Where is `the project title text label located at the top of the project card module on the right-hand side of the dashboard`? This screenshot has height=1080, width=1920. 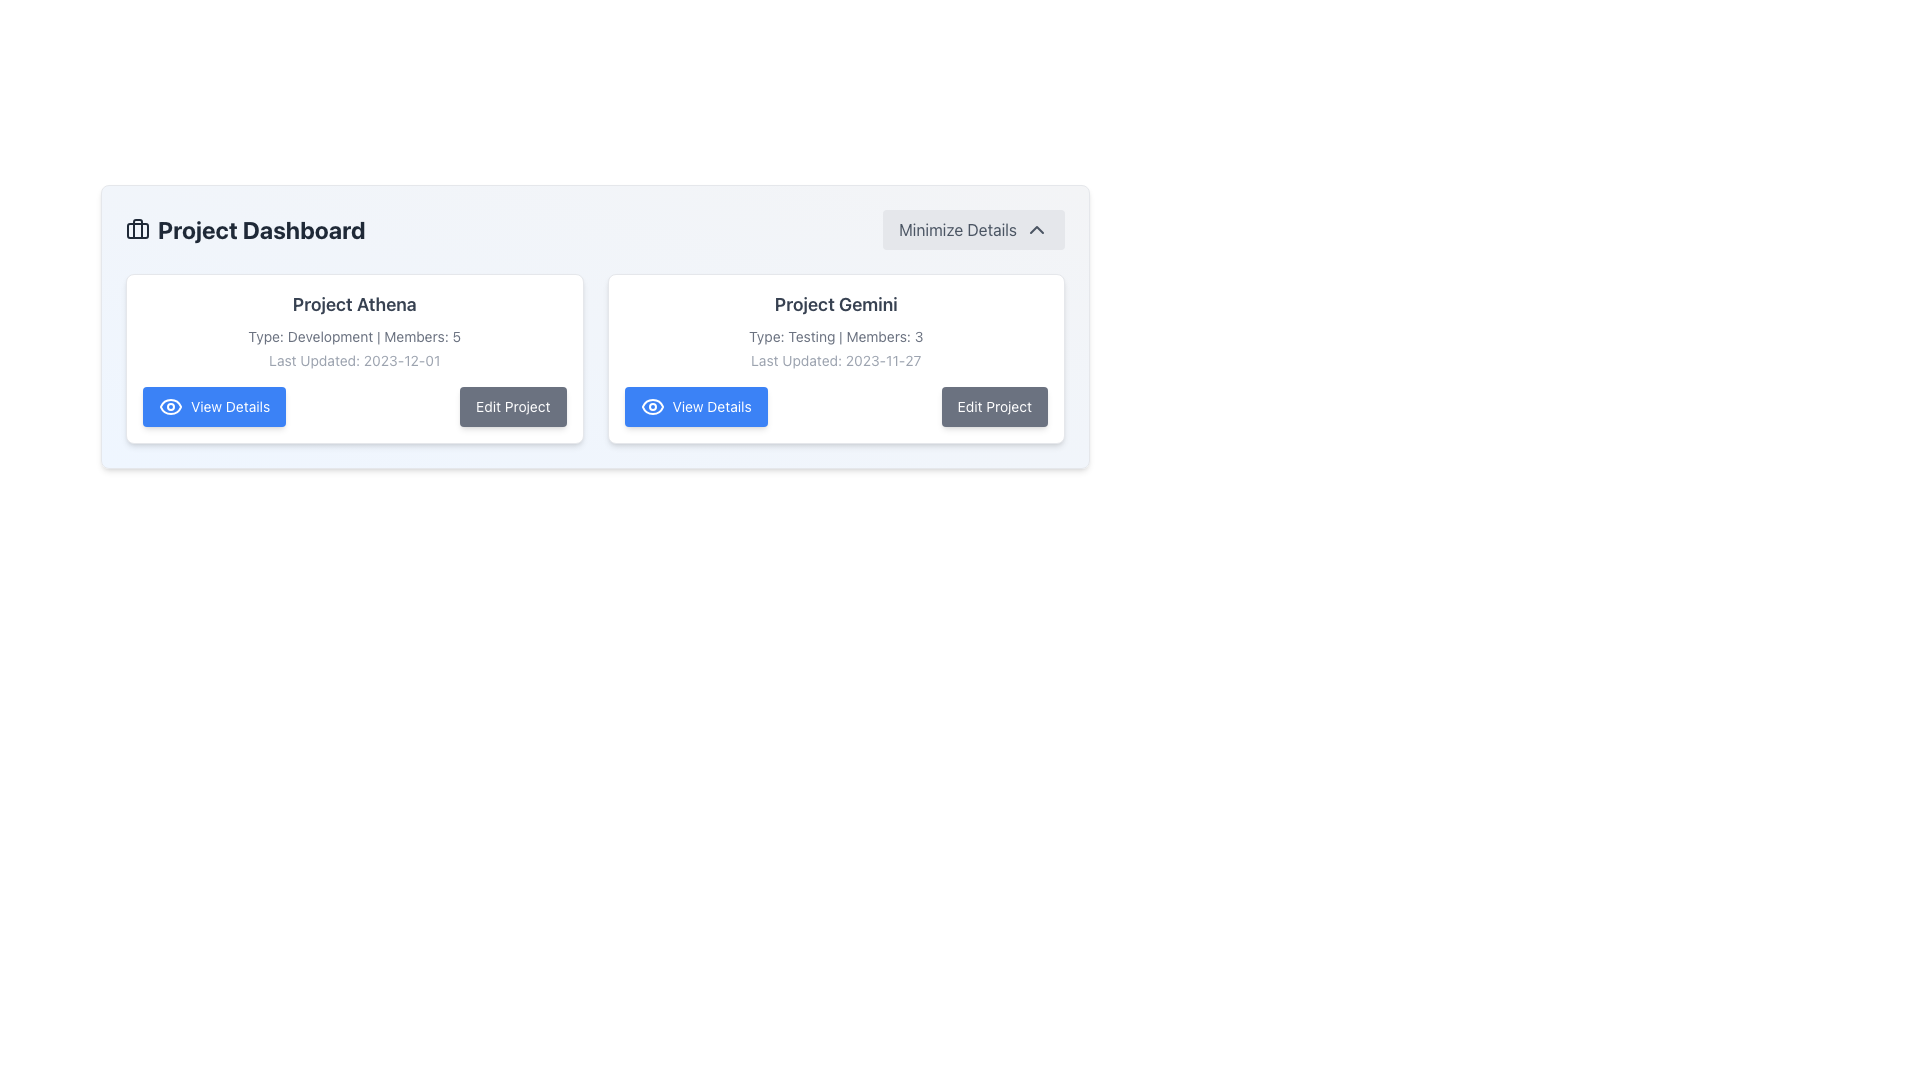 the project title text label located at the top of the project card module on the right-hand side of the dashboard is located at coordinates (836, 304).